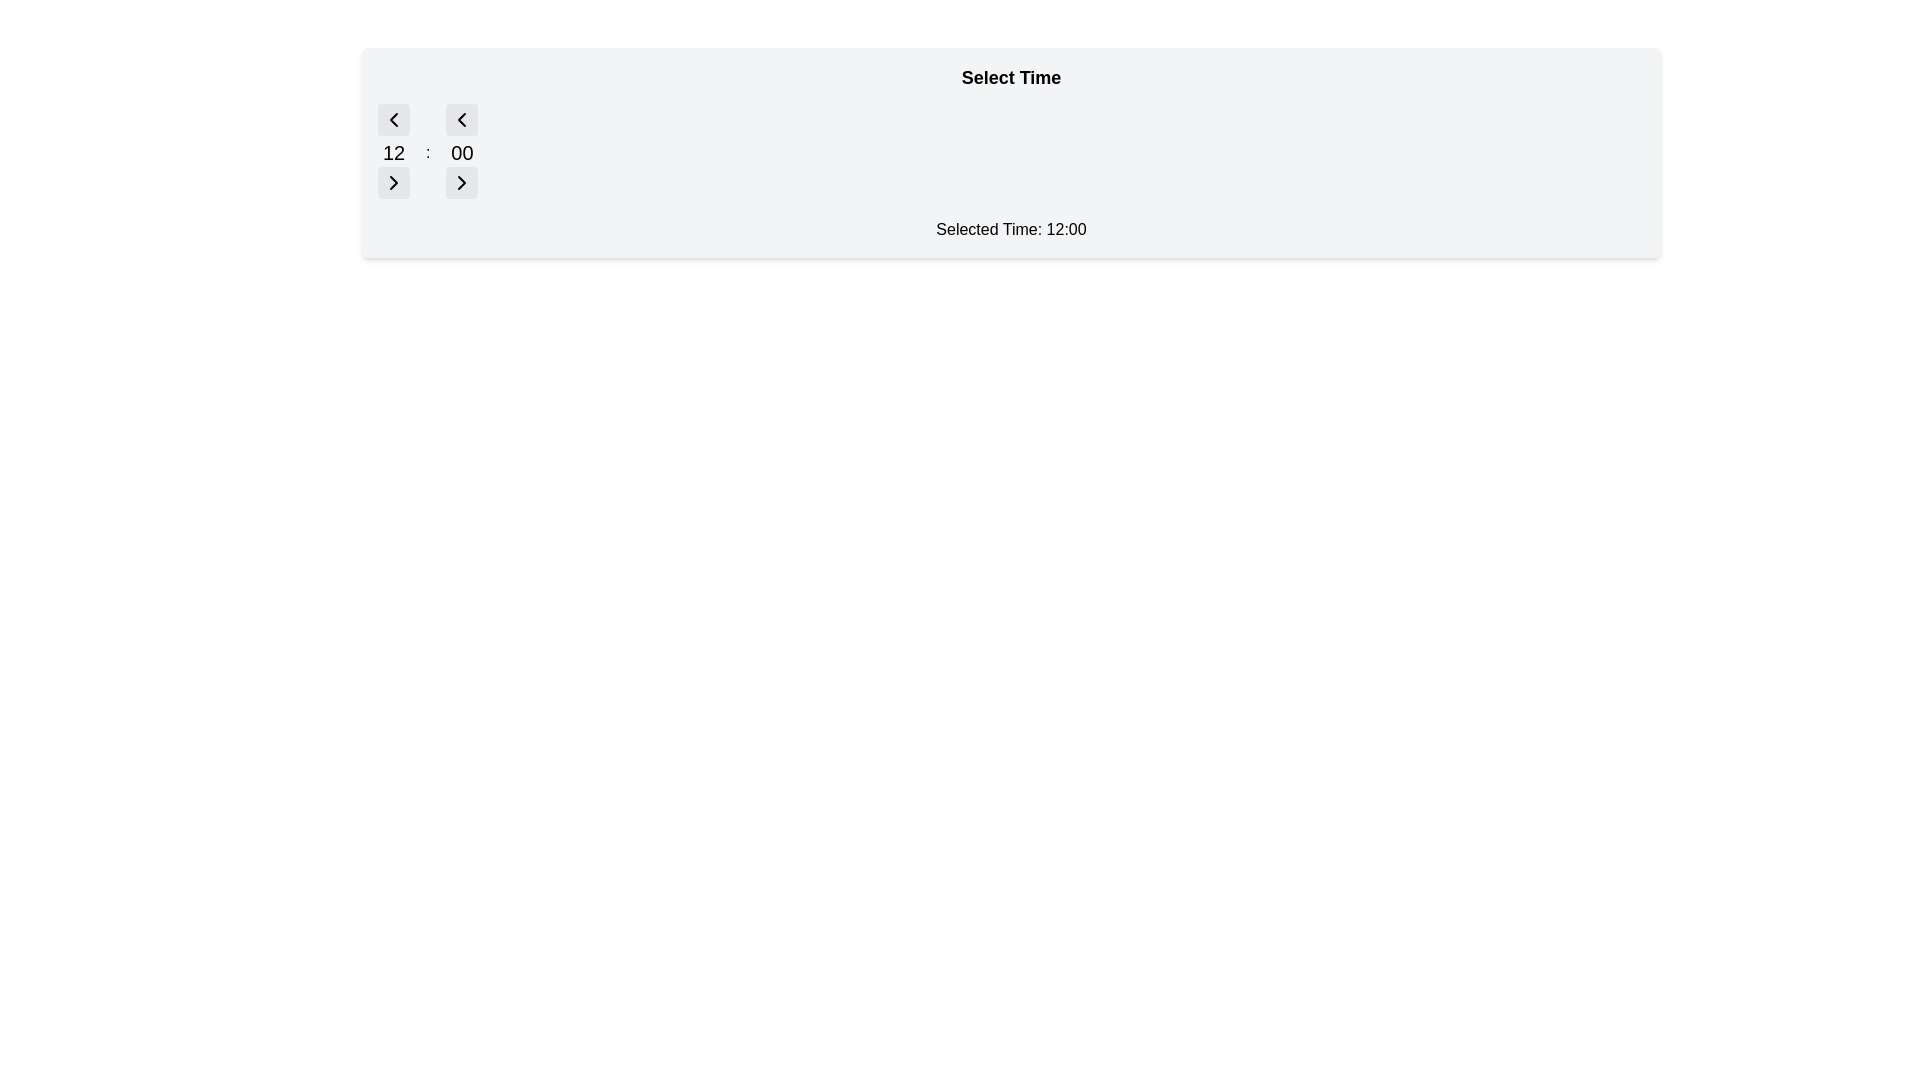 This screenshot has width=1920, height=1080. Describe the element at coordinates (393, 152) in the screenshot. I see `the text element displaying the number '12', which is part of the time selector widget and positioned between the upward and downward arrow buttons` at that location.